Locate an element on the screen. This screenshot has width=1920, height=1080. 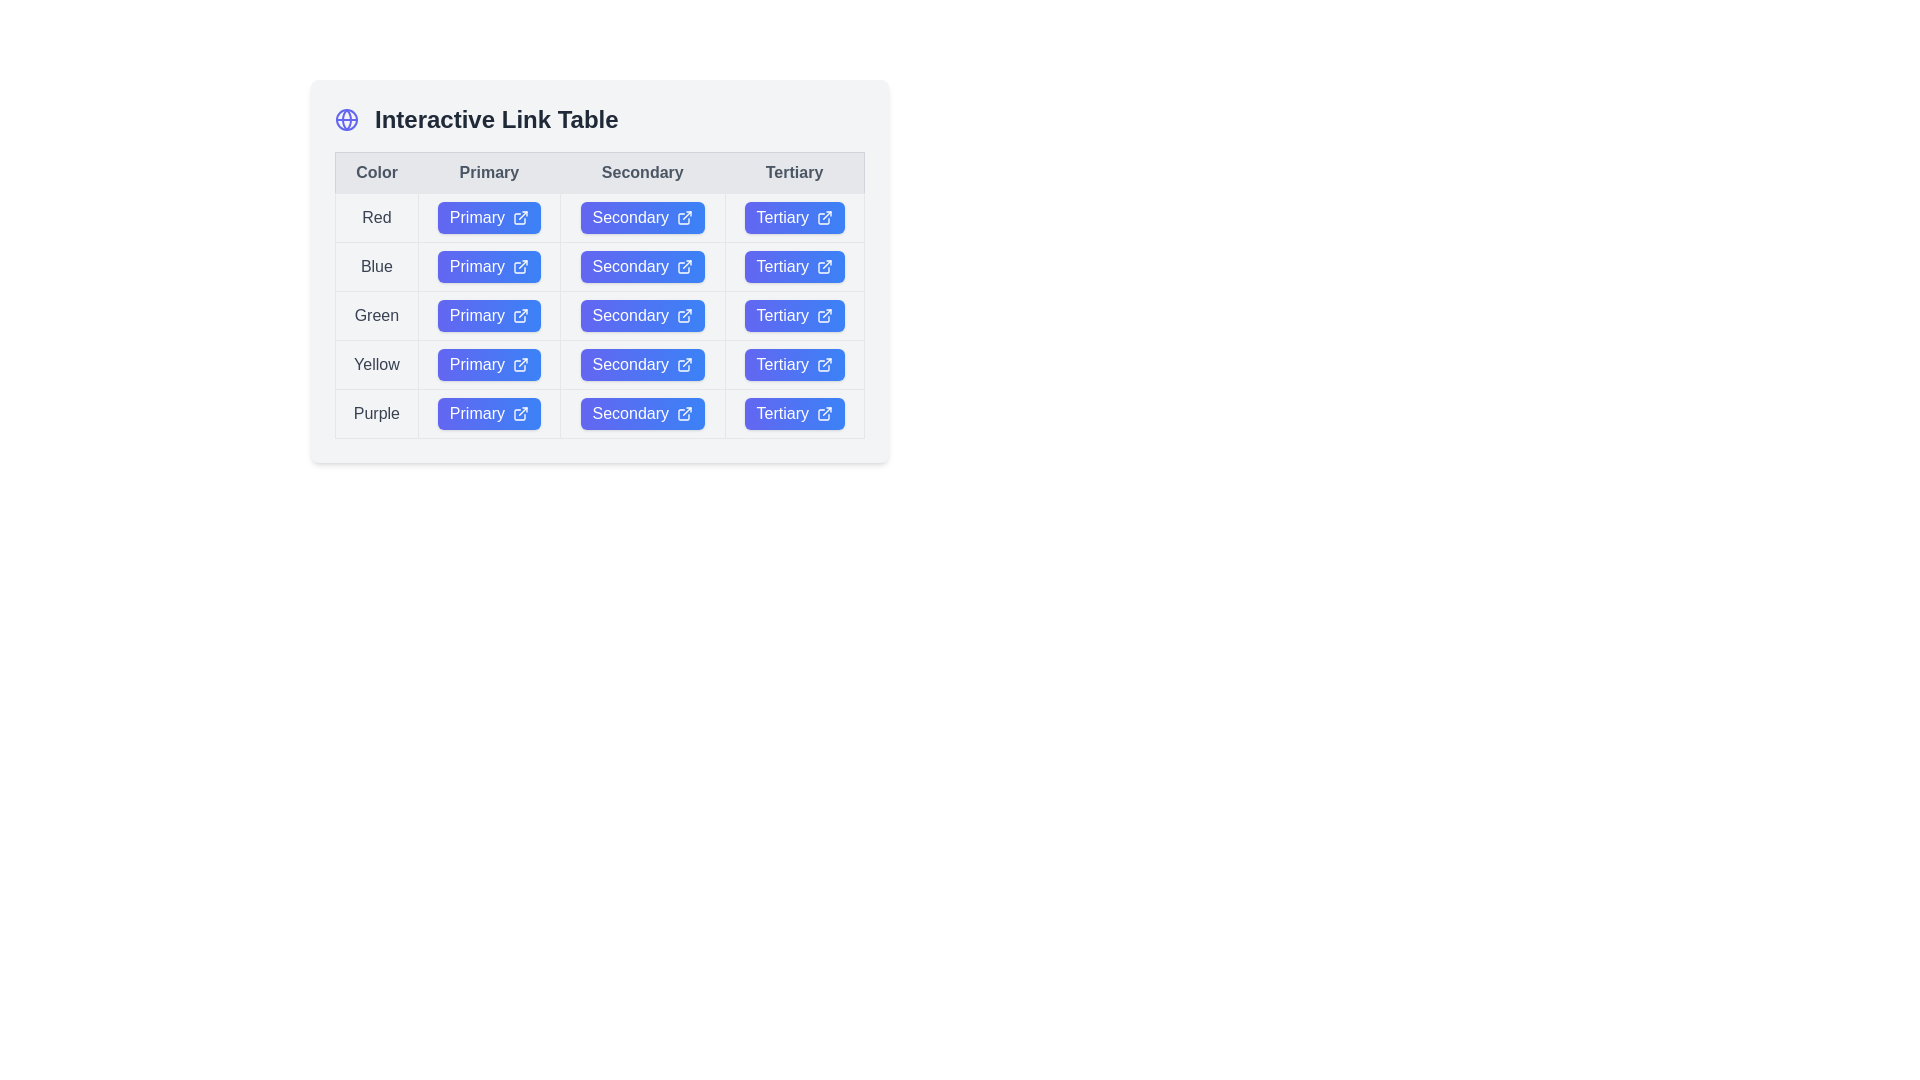
the table header cell labeled 'Secondary' which is styled with a light gray background and bold font, located in the third column of the table header is located at coordinates (599, 172).